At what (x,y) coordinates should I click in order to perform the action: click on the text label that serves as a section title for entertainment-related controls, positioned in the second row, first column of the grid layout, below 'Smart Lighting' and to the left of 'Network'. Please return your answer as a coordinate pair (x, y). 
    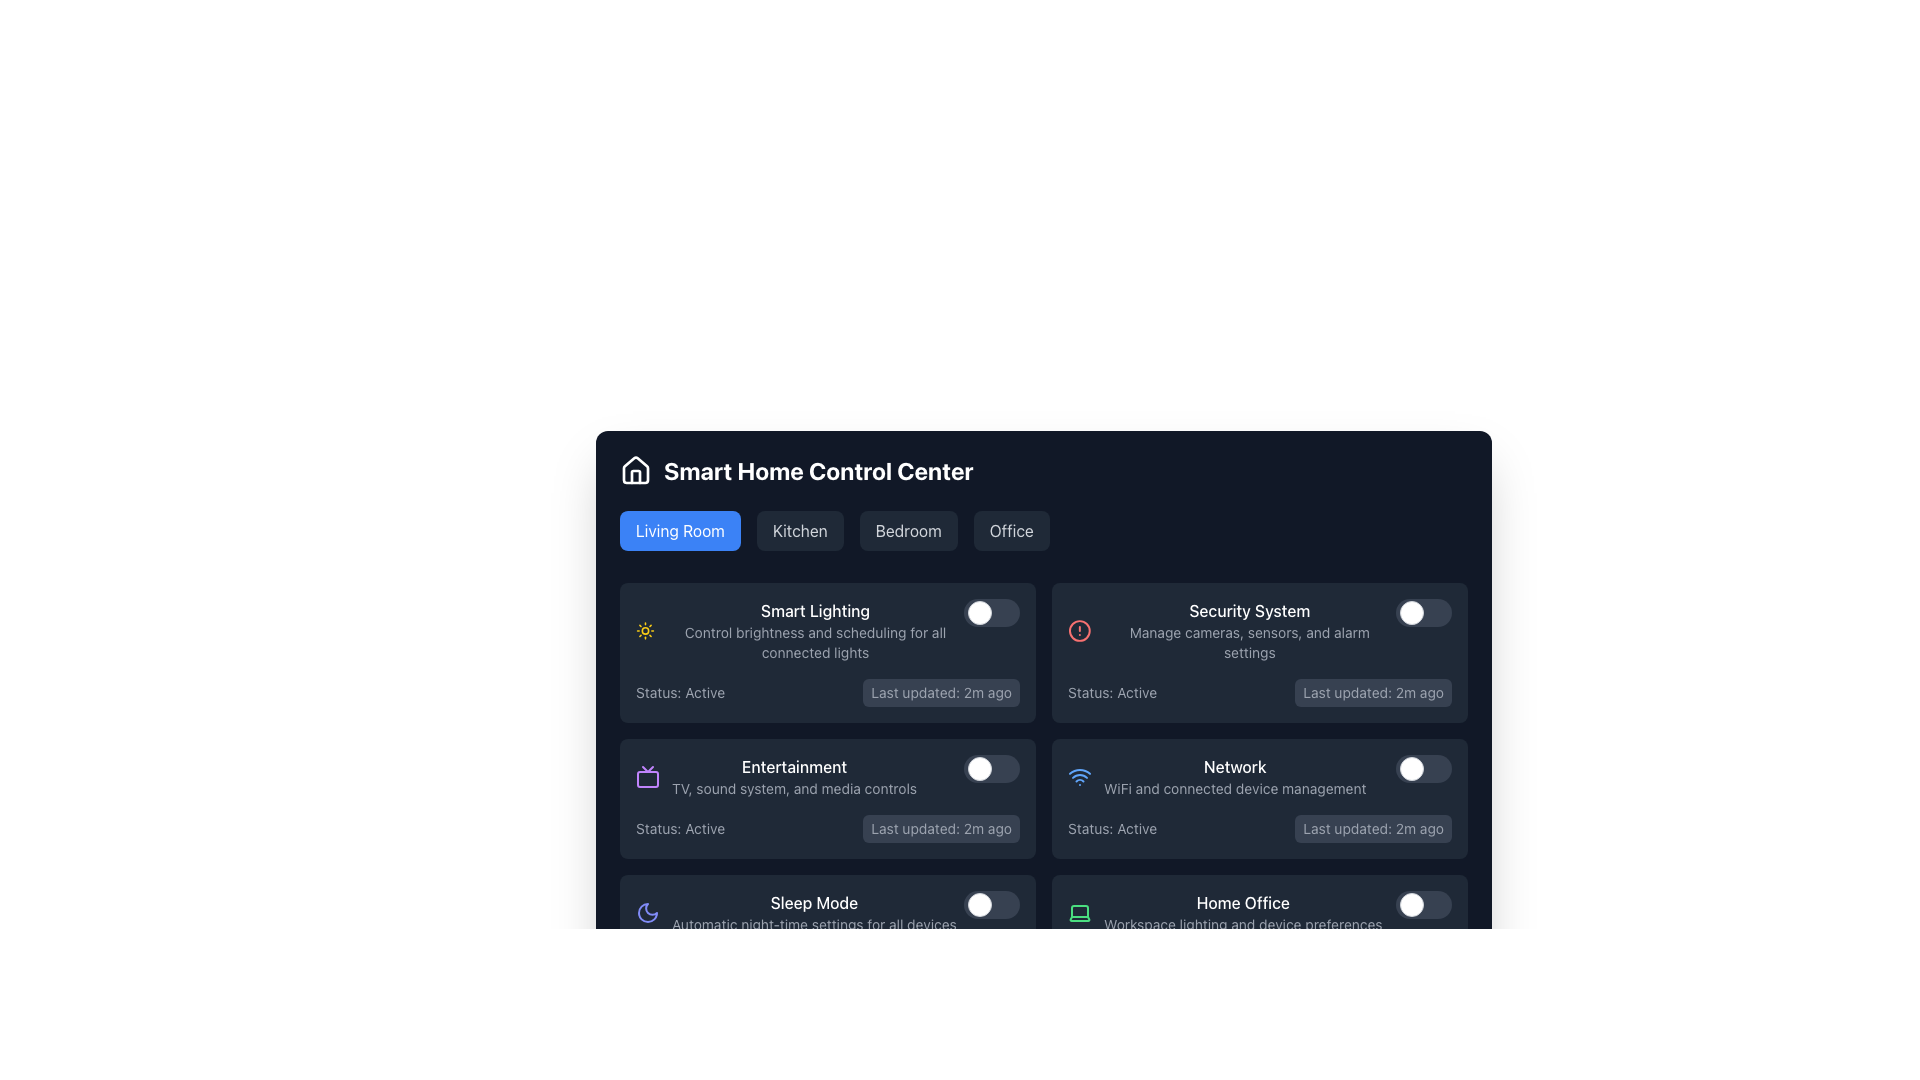
    Looking at the image, I should click on (793, 775).